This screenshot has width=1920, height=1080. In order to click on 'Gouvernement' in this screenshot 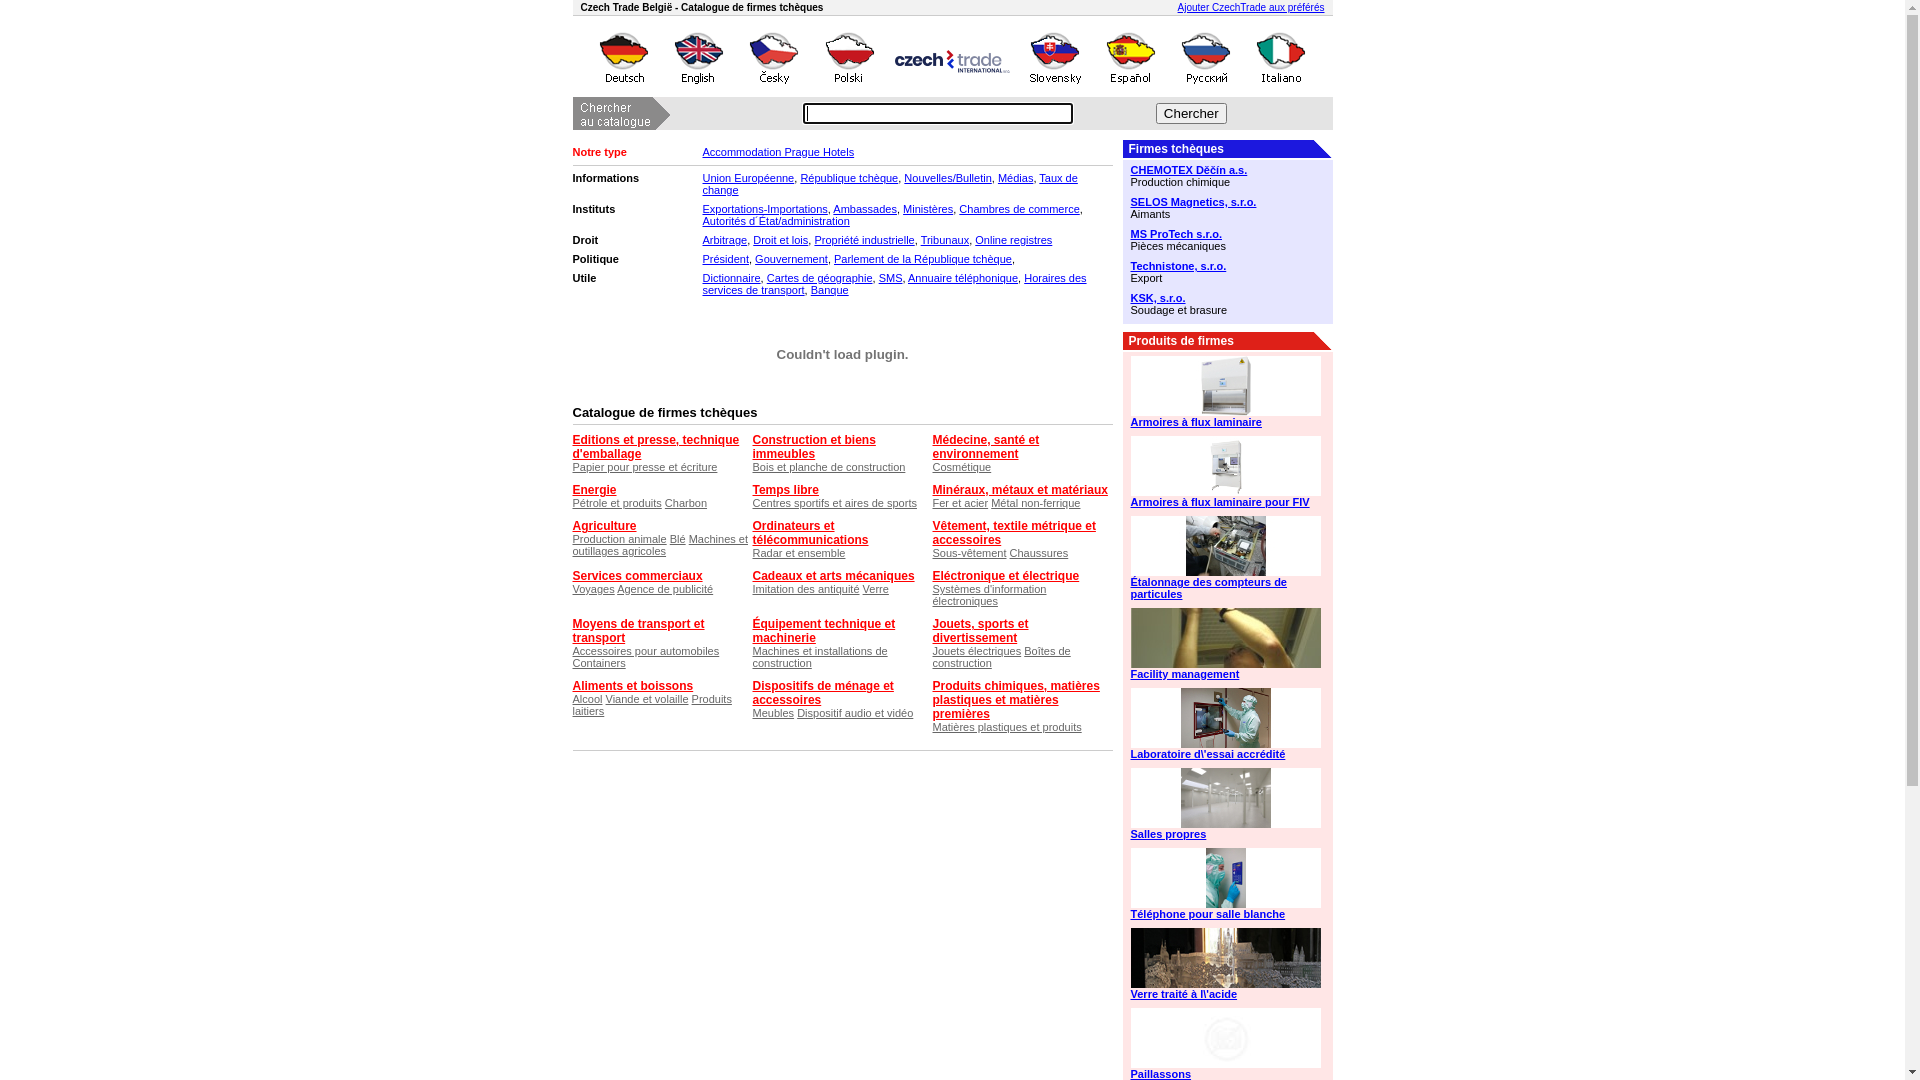, I will do `click(790, 257)`.